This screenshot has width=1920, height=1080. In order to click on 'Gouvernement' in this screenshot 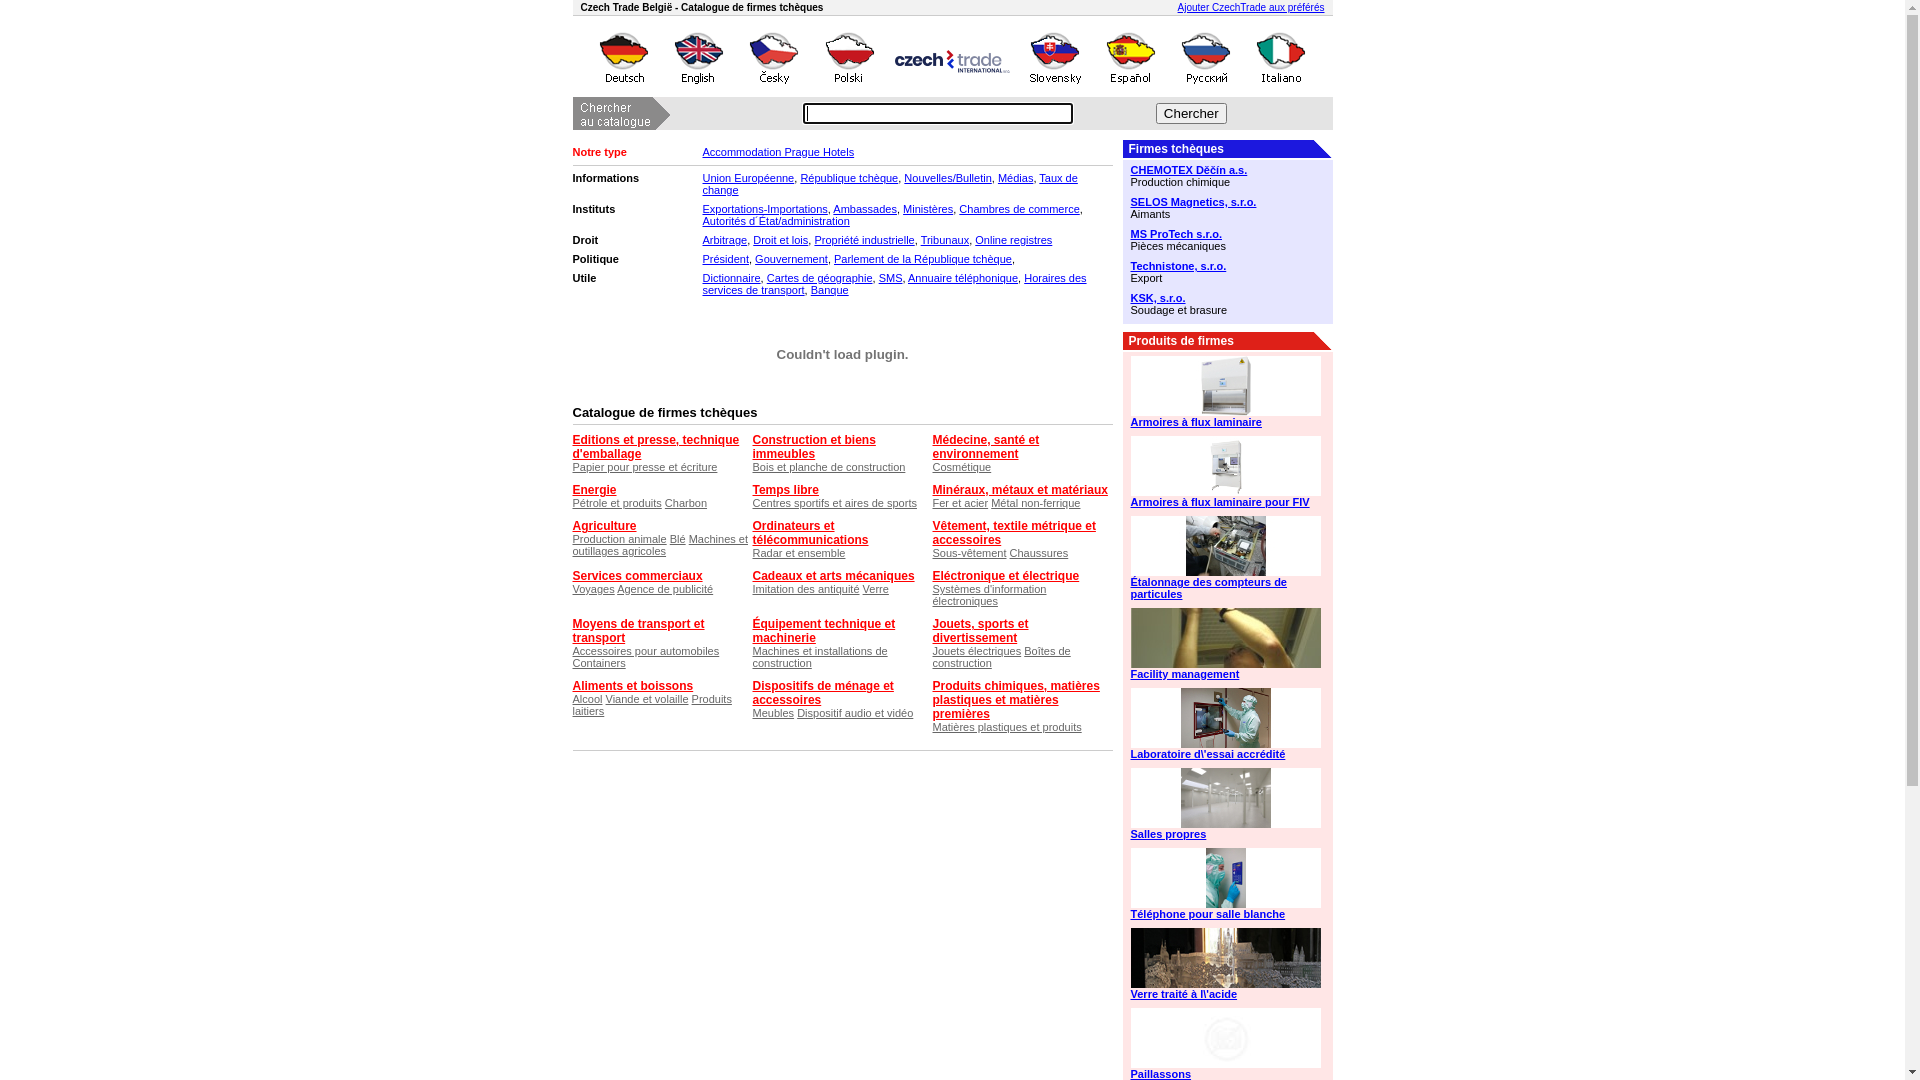, I will do `click(790, 257)`.